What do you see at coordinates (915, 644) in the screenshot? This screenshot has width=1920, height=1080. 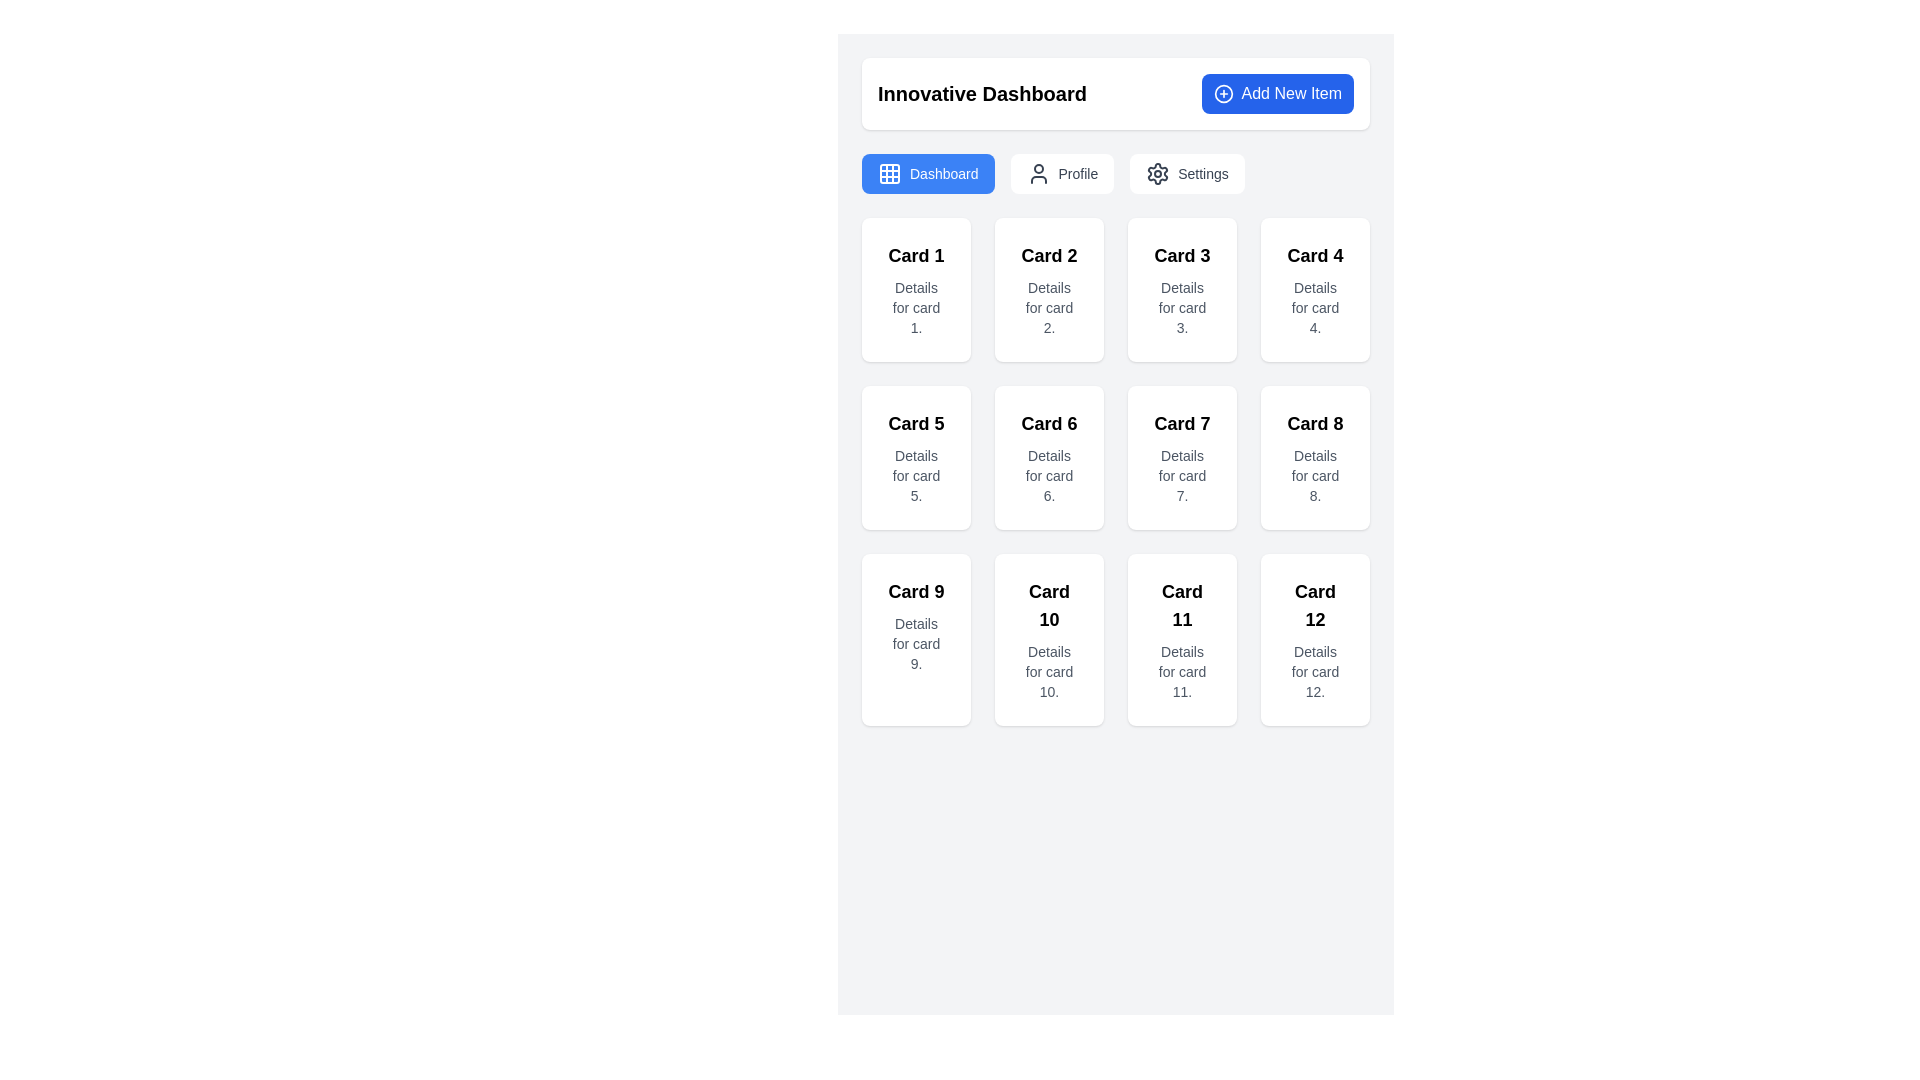 I see `the text label reading 'Details for card 9.' located below the main title 'Card 9' in the second row, first column of a grid of cards` at bounding box center [915, 644].